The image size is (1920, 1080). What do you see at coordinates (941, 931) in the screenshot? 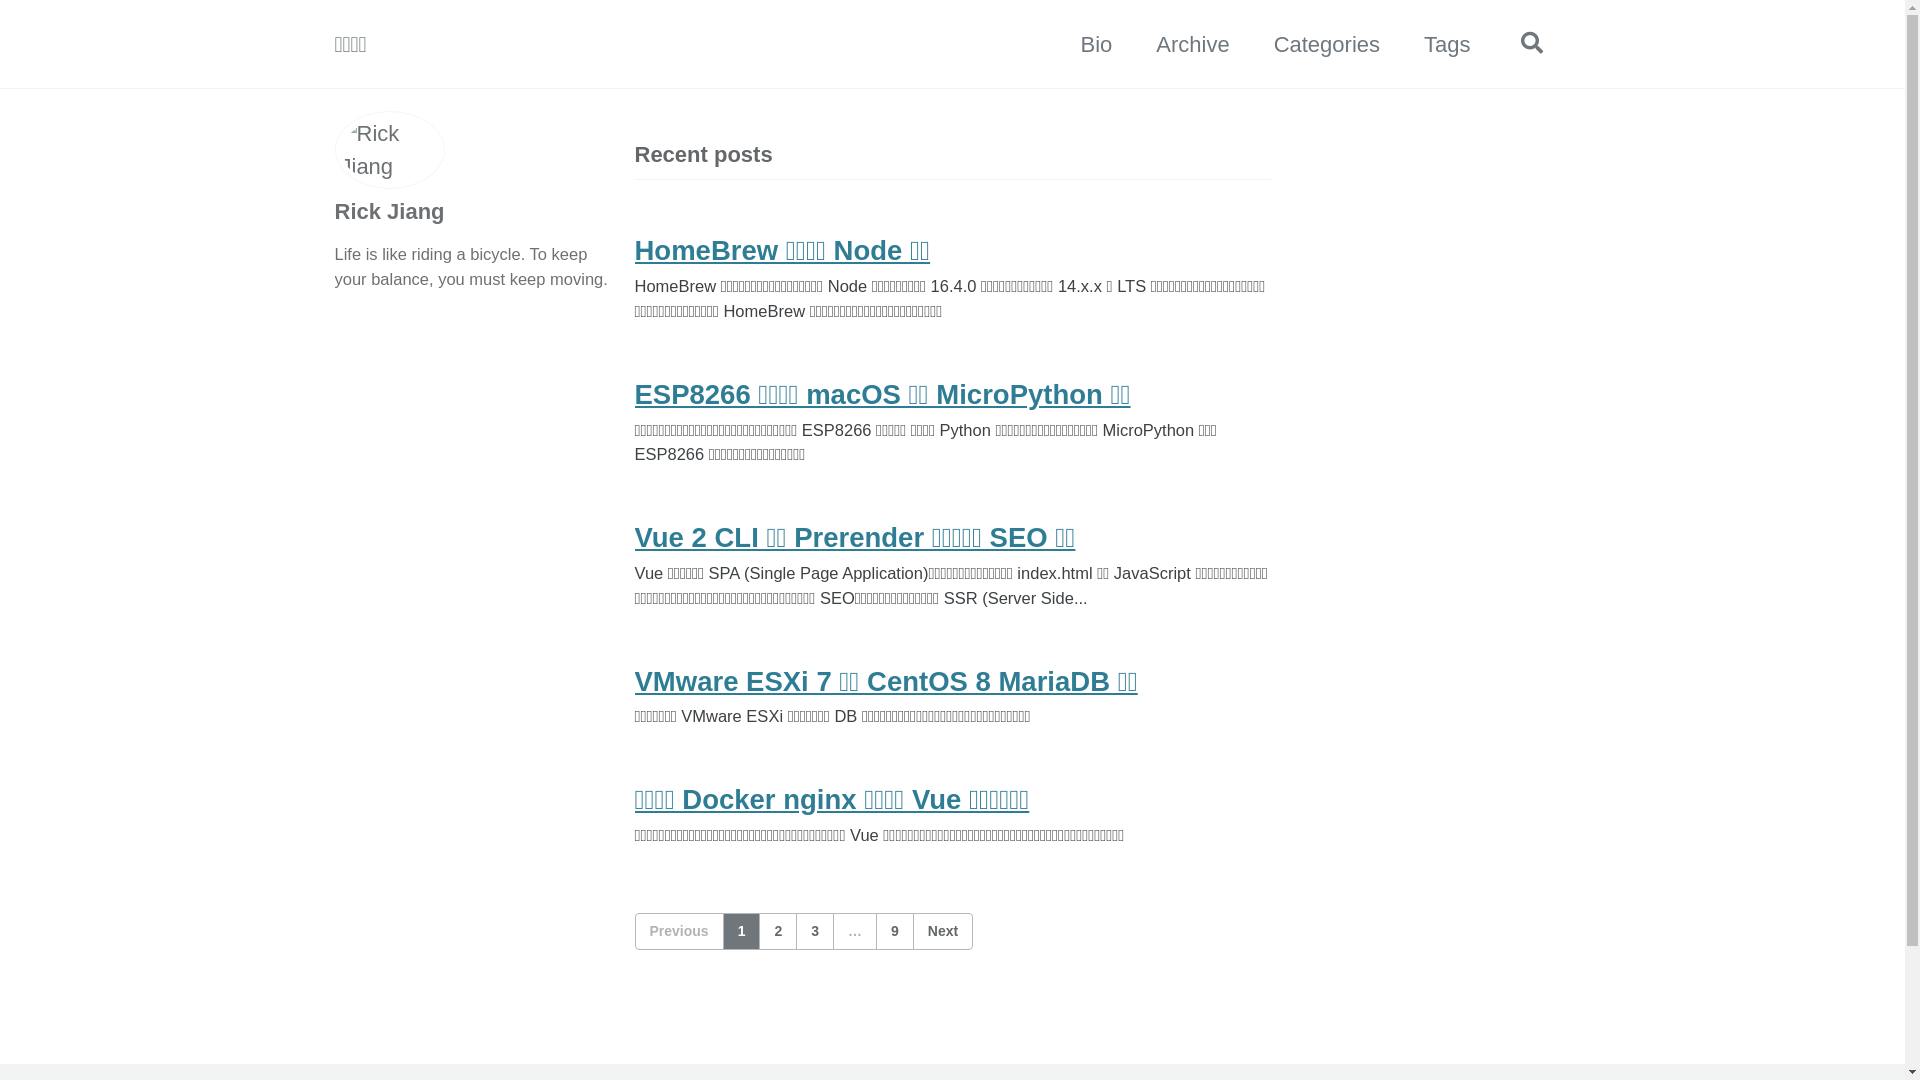
I see `'Next'` at bounding box center [941, 931].